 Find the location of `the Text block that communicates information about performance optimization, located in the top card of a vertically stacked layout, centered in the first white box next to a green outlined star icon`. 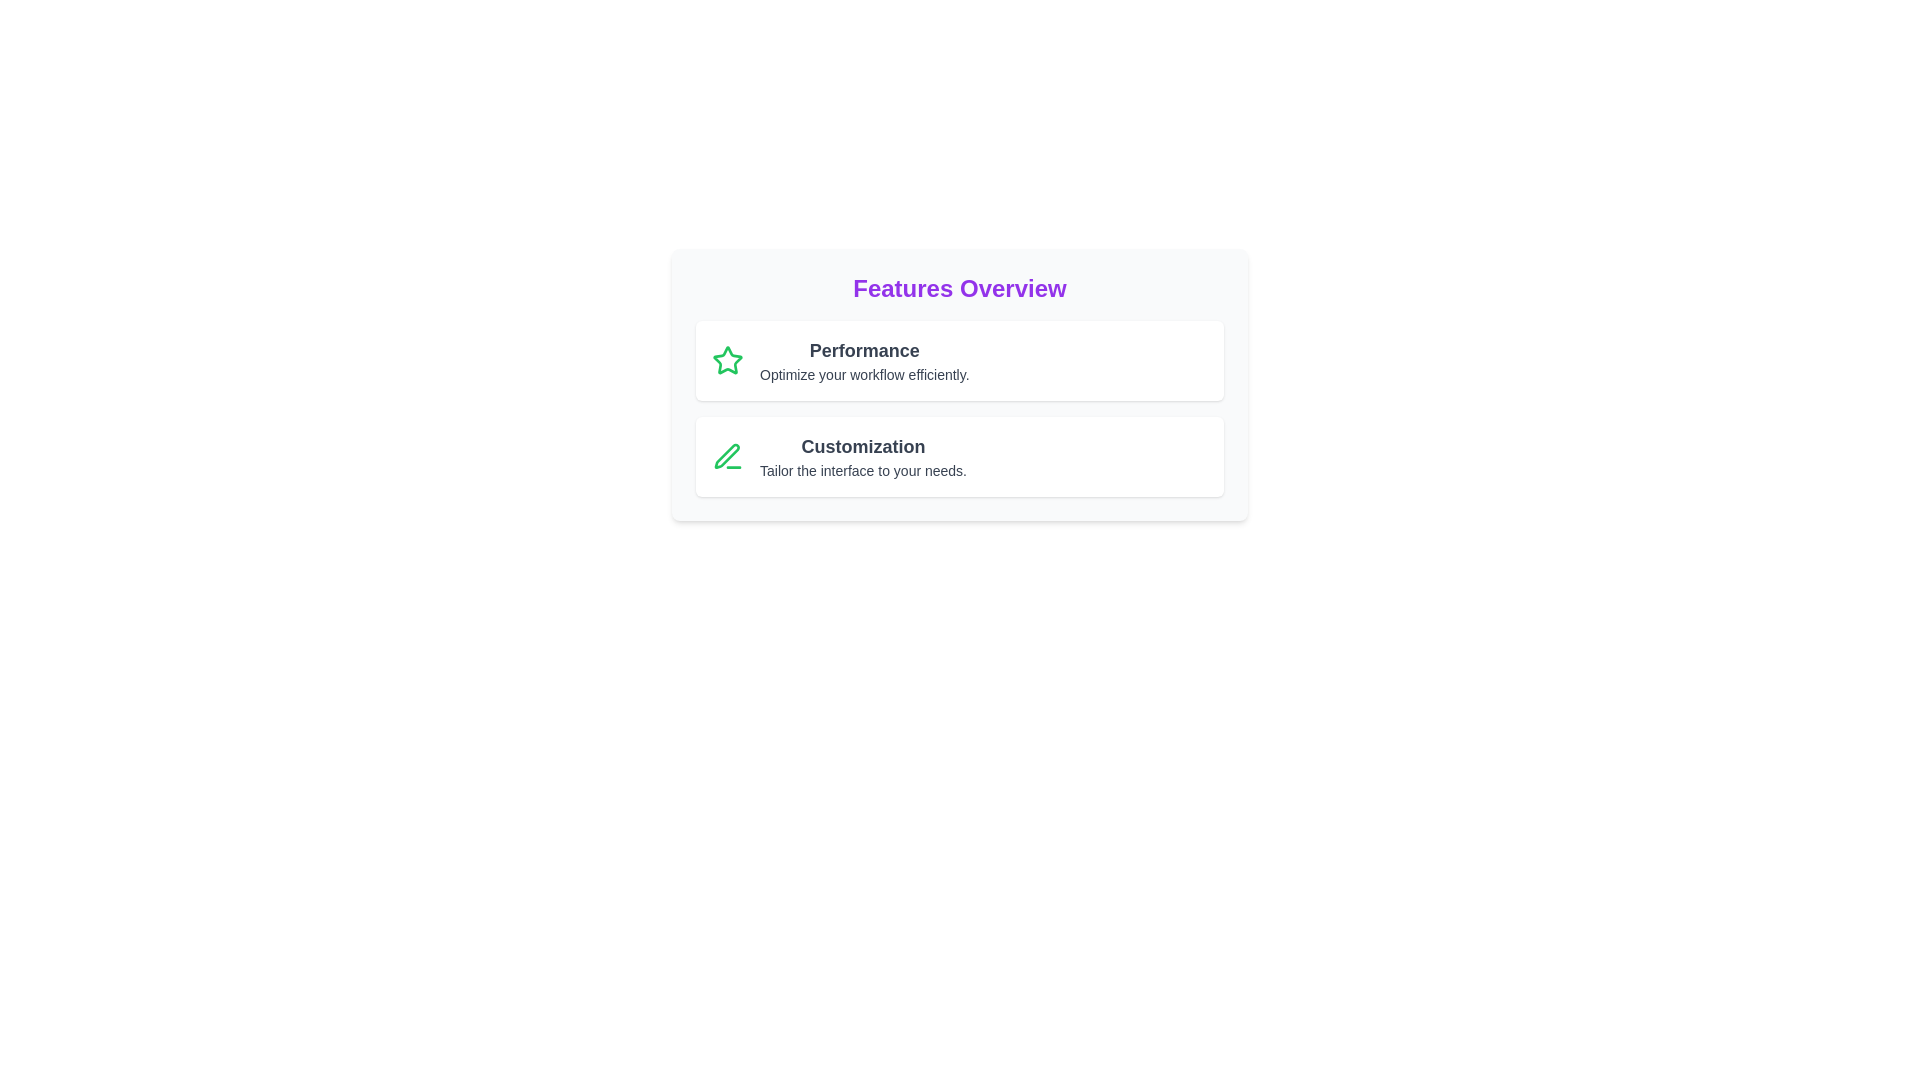

the Text block that communicates information about performance optimization, located in the top card of a vertically stacked layout, centered in the first white box next to a green outlined star icon is located at coordinates (864, 361).